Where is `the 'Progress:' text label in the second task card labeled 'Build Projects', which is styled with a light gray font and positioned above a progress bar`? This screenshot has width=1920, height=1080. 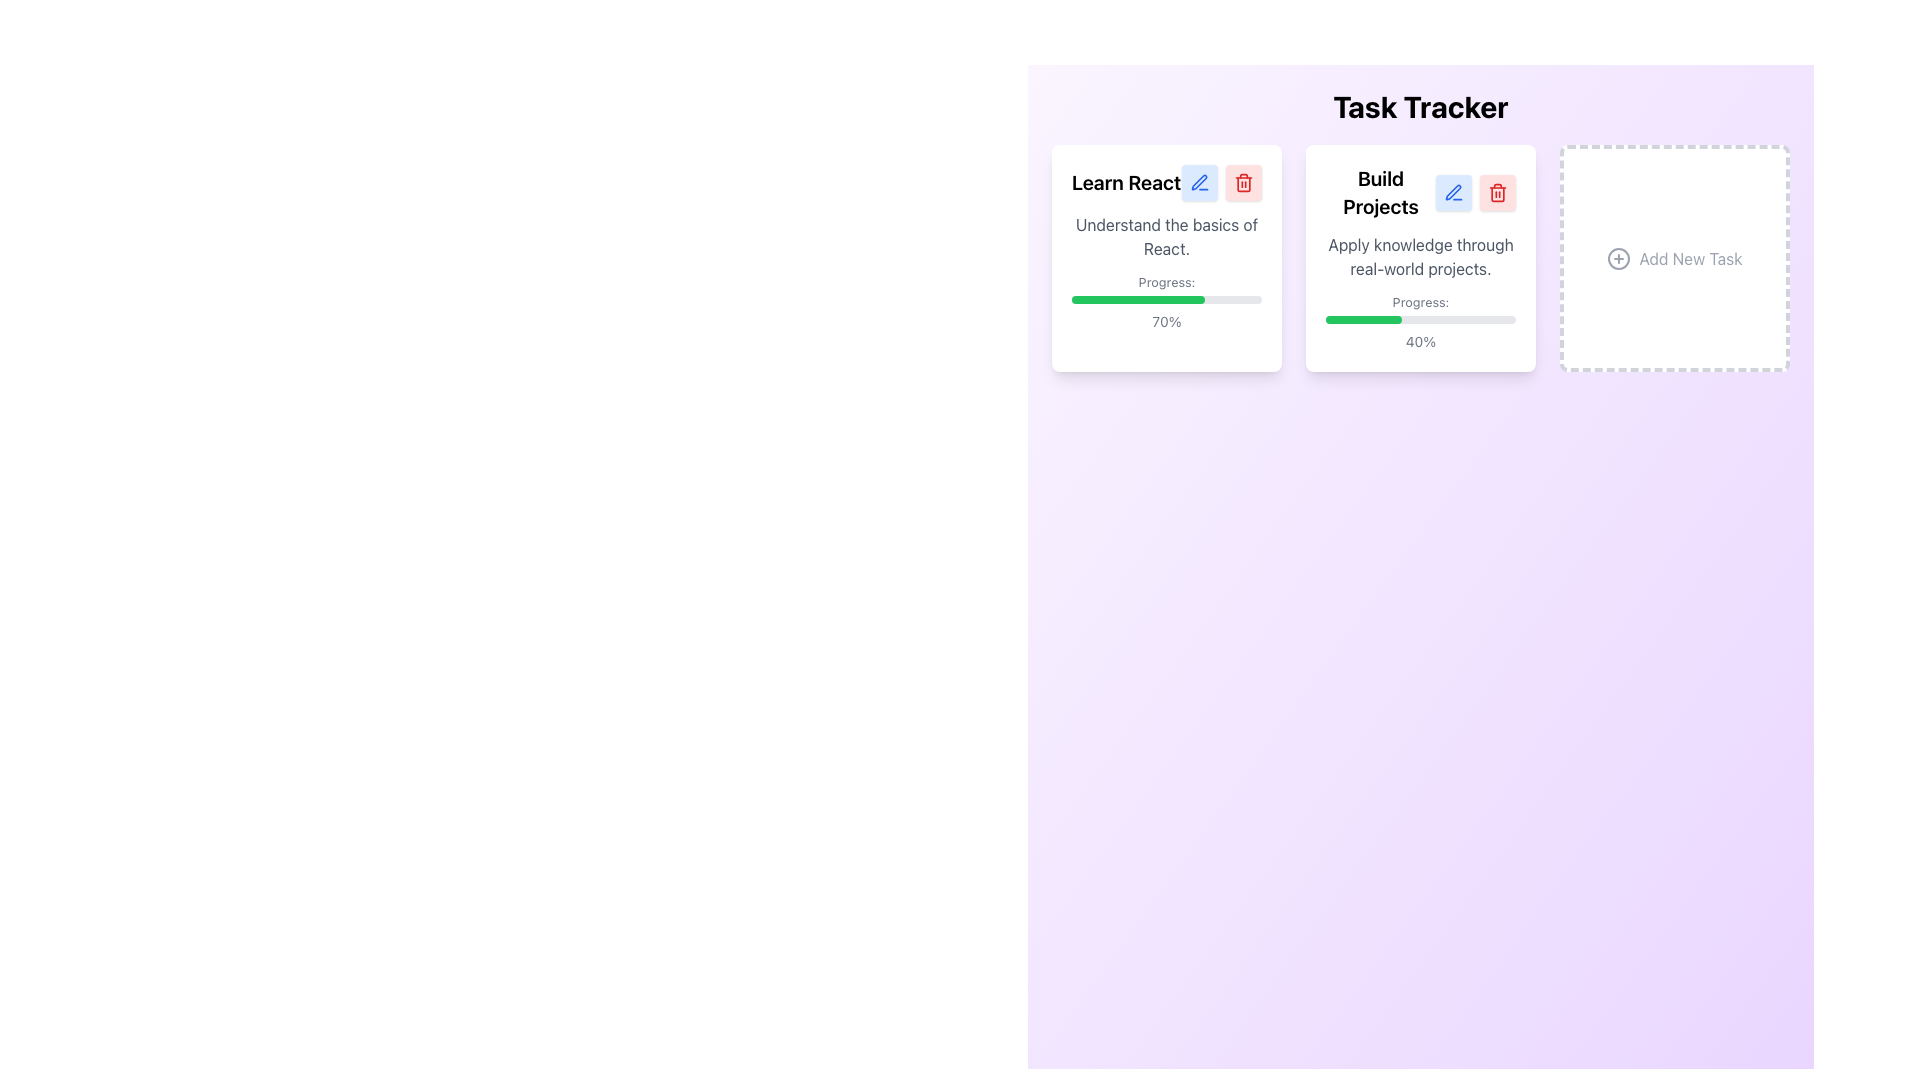
the 'Progress:' text label in the second task card labeled 'Build Projects', which is styled with a light gray font and positioned above a progress bar is located at coordinates (1419, 301).